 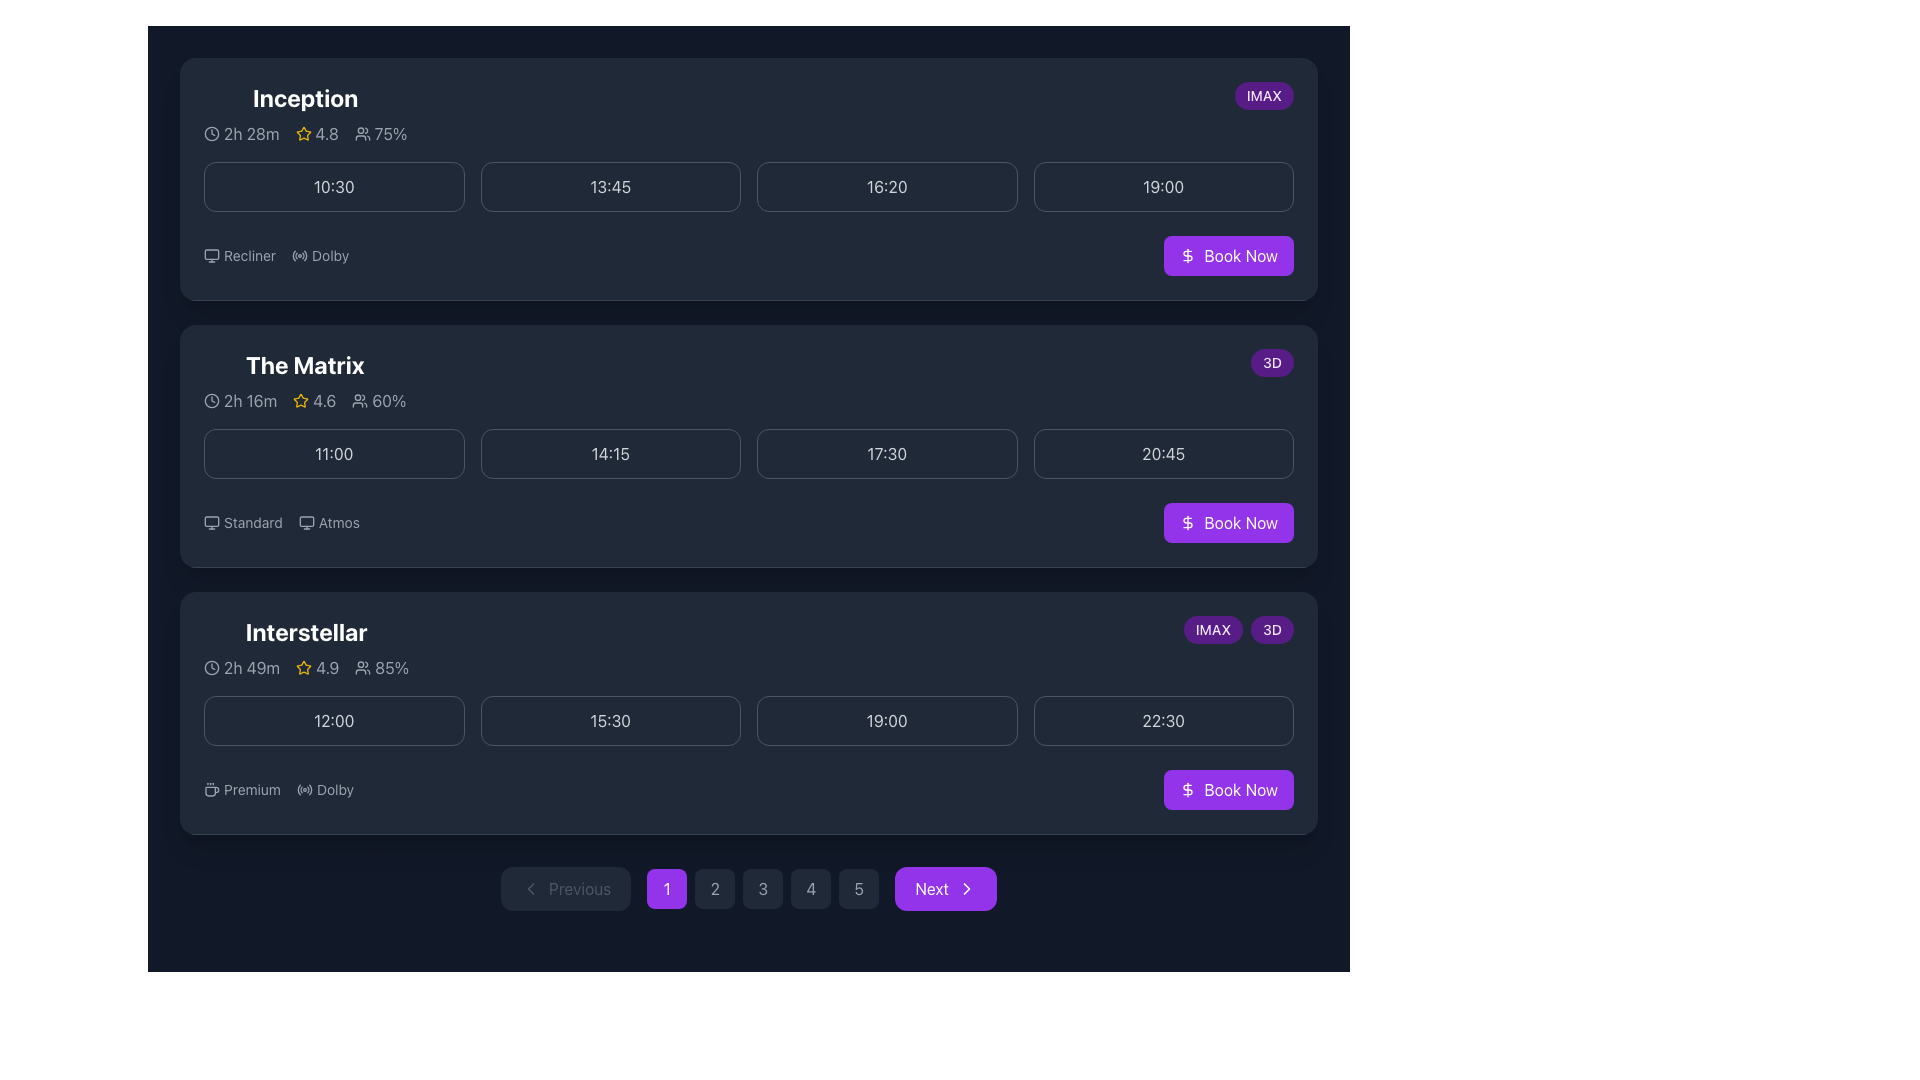 What do you see at coordinates (305, 632) in the screenshot?
I see `text label displaying the movie title 'Interstellar,' which is a bold, white font located in the top-left section of the movie details block` at bounding box center [305, 632].